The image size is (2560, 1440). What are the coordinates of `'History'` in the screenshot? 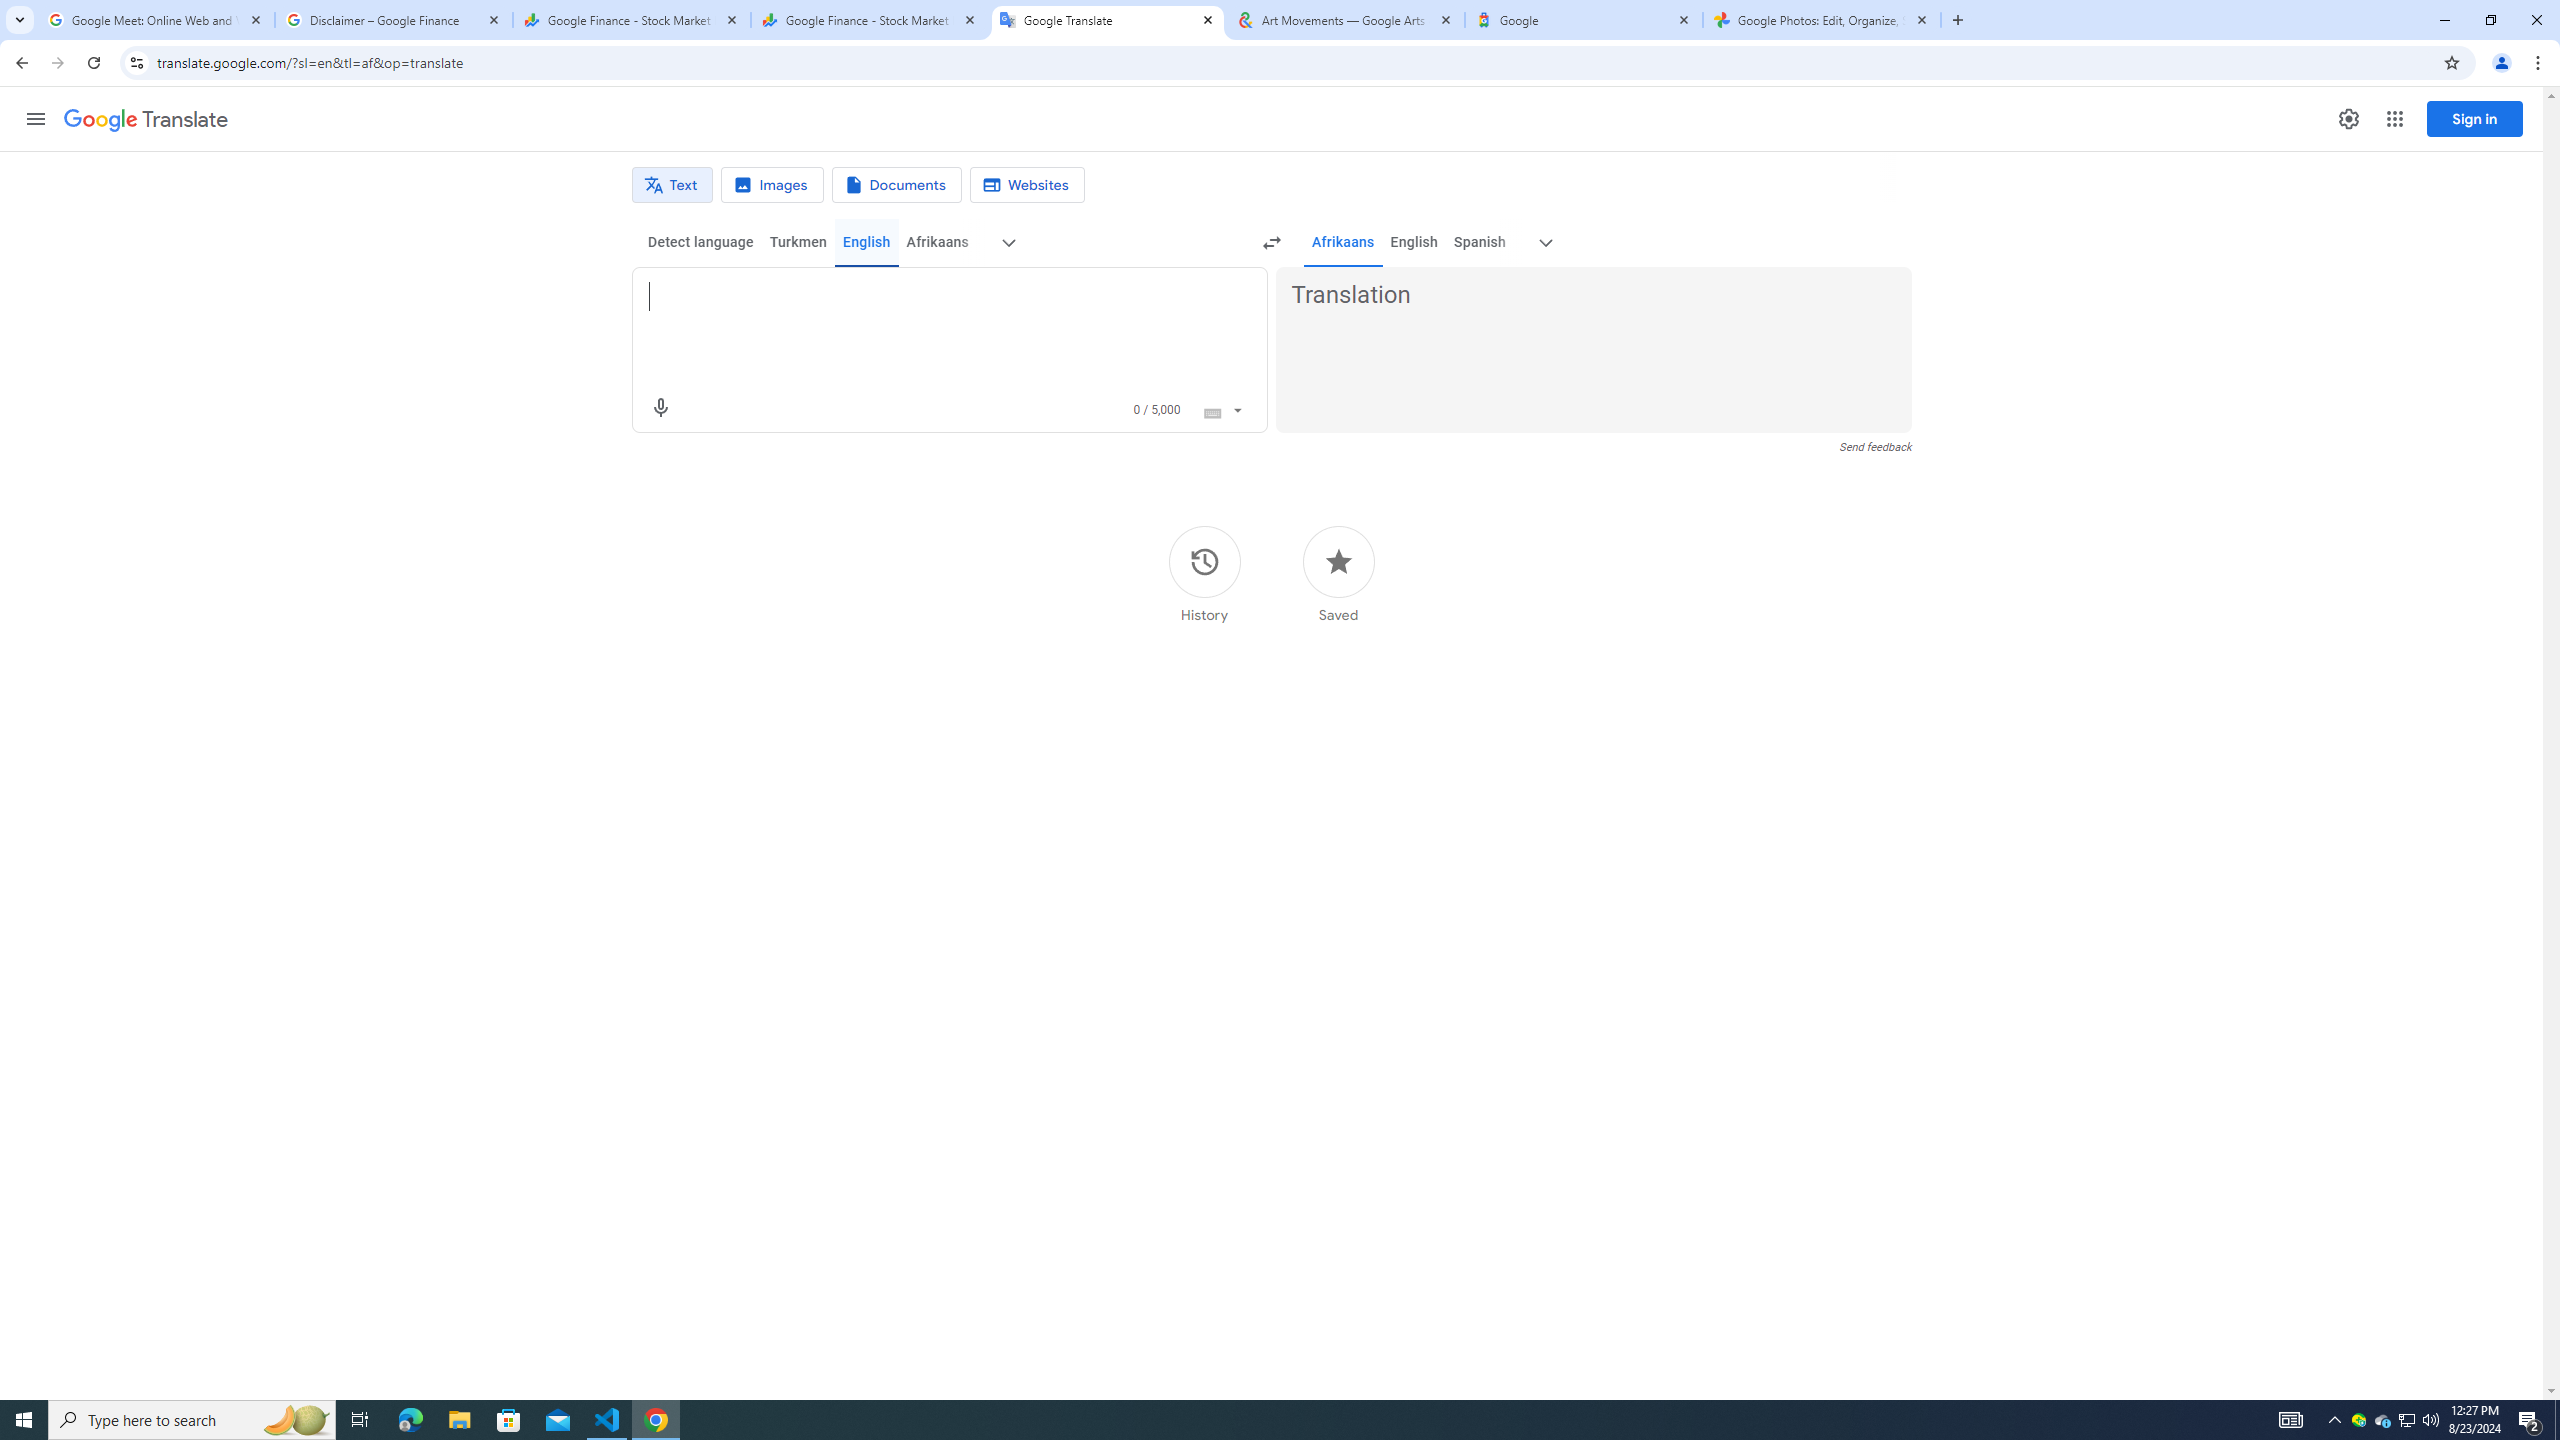 It's located at (1203, 574).